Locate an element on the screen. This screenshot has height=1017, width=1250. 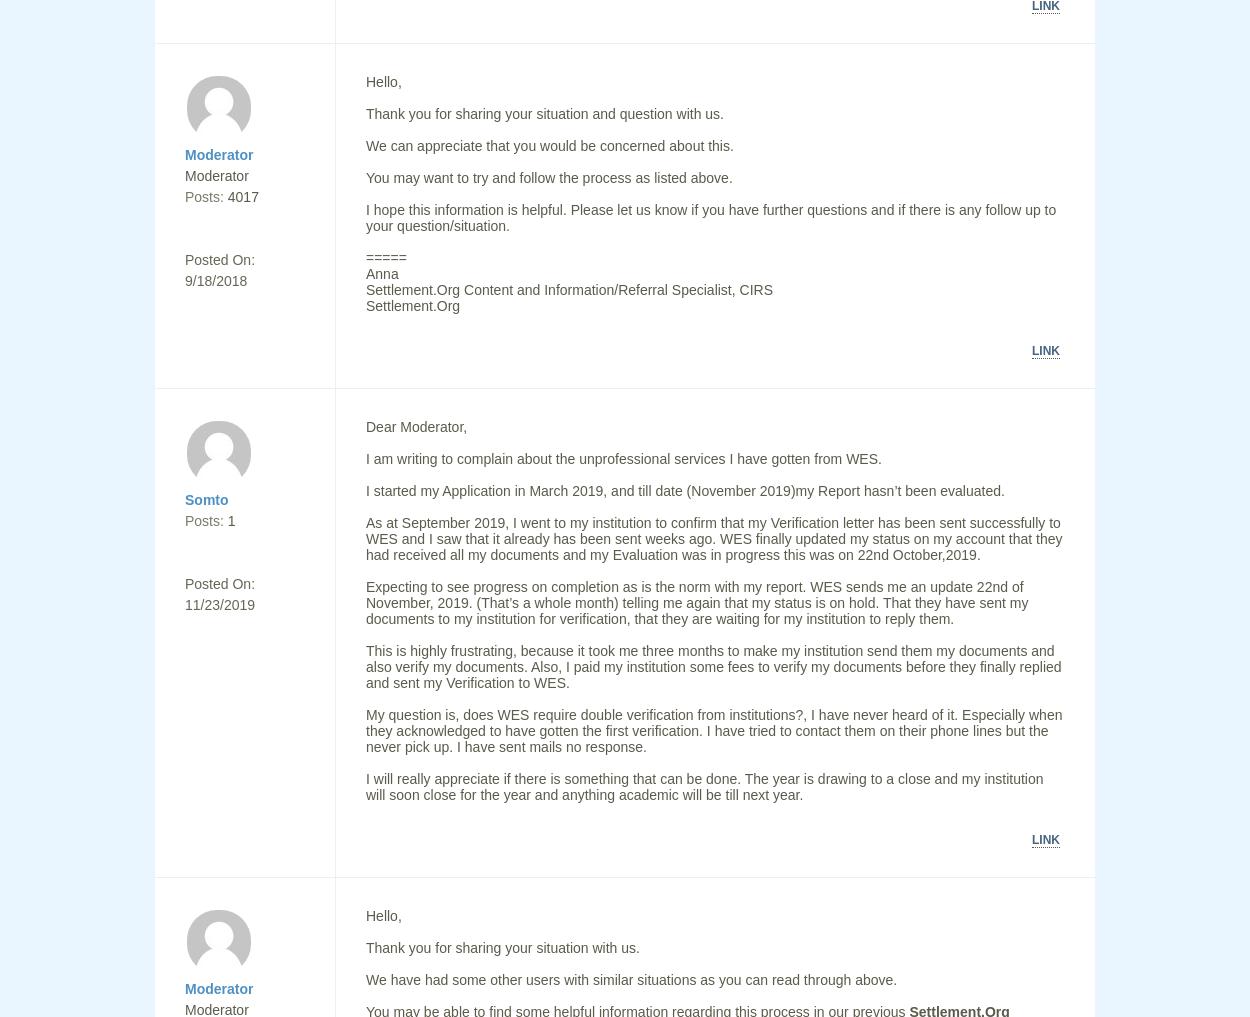
'As at September 2019, I went to my institution to confirm that my Verification letter has been sent successfully to WES and I saw that it already has been sent weeks ago. WES finally updated my status on my account that they had received all my documents and my Evaluation was in progress this was on 22nd October,2019.' is located at coordinates (365, 539).